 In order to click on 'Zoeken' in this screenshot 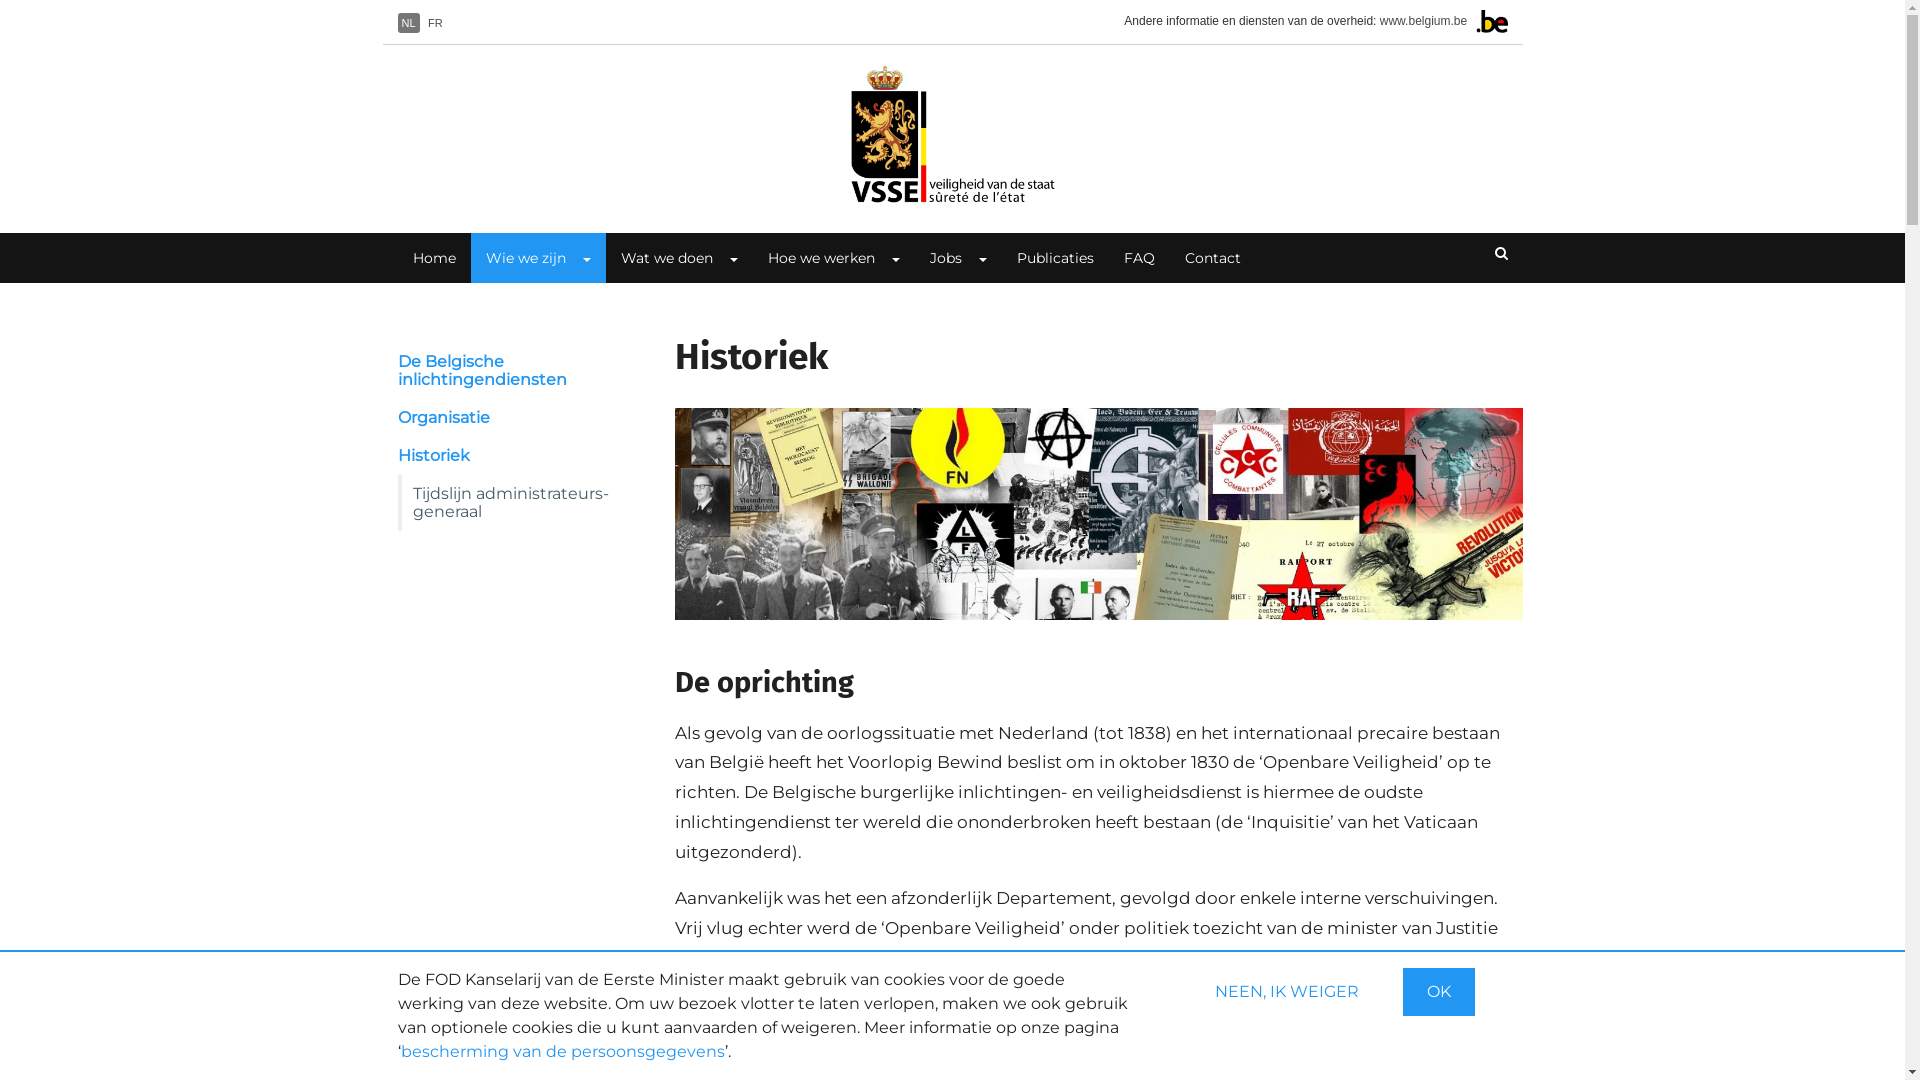, I will do `click(1479, 253)`.